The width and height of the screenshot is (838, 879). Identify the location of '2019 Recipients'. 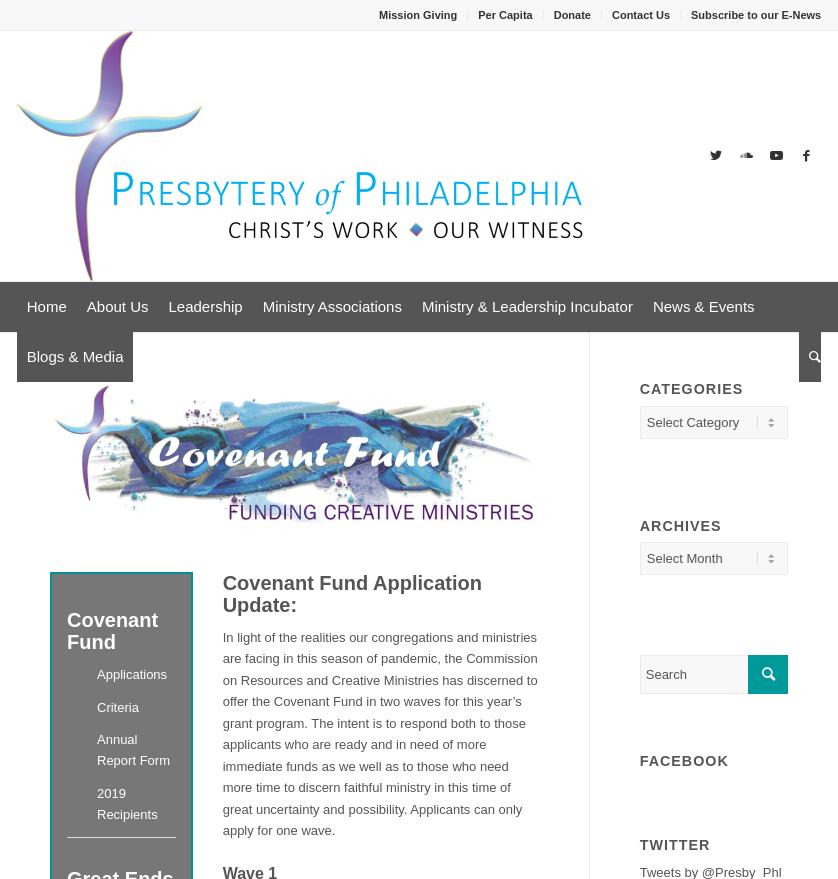
(127, 802).